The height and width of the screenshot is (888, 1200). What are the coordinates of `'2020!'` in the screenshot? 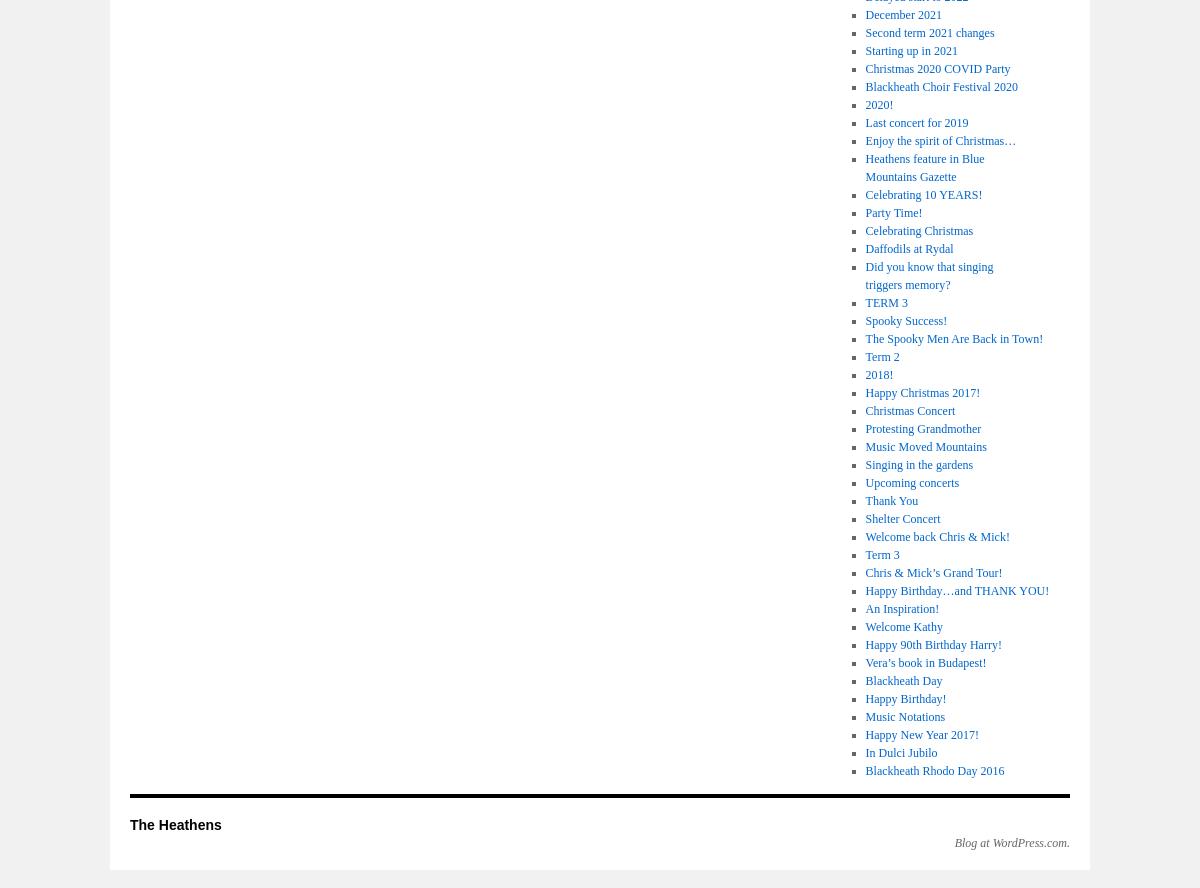 It's located at (878, 103).